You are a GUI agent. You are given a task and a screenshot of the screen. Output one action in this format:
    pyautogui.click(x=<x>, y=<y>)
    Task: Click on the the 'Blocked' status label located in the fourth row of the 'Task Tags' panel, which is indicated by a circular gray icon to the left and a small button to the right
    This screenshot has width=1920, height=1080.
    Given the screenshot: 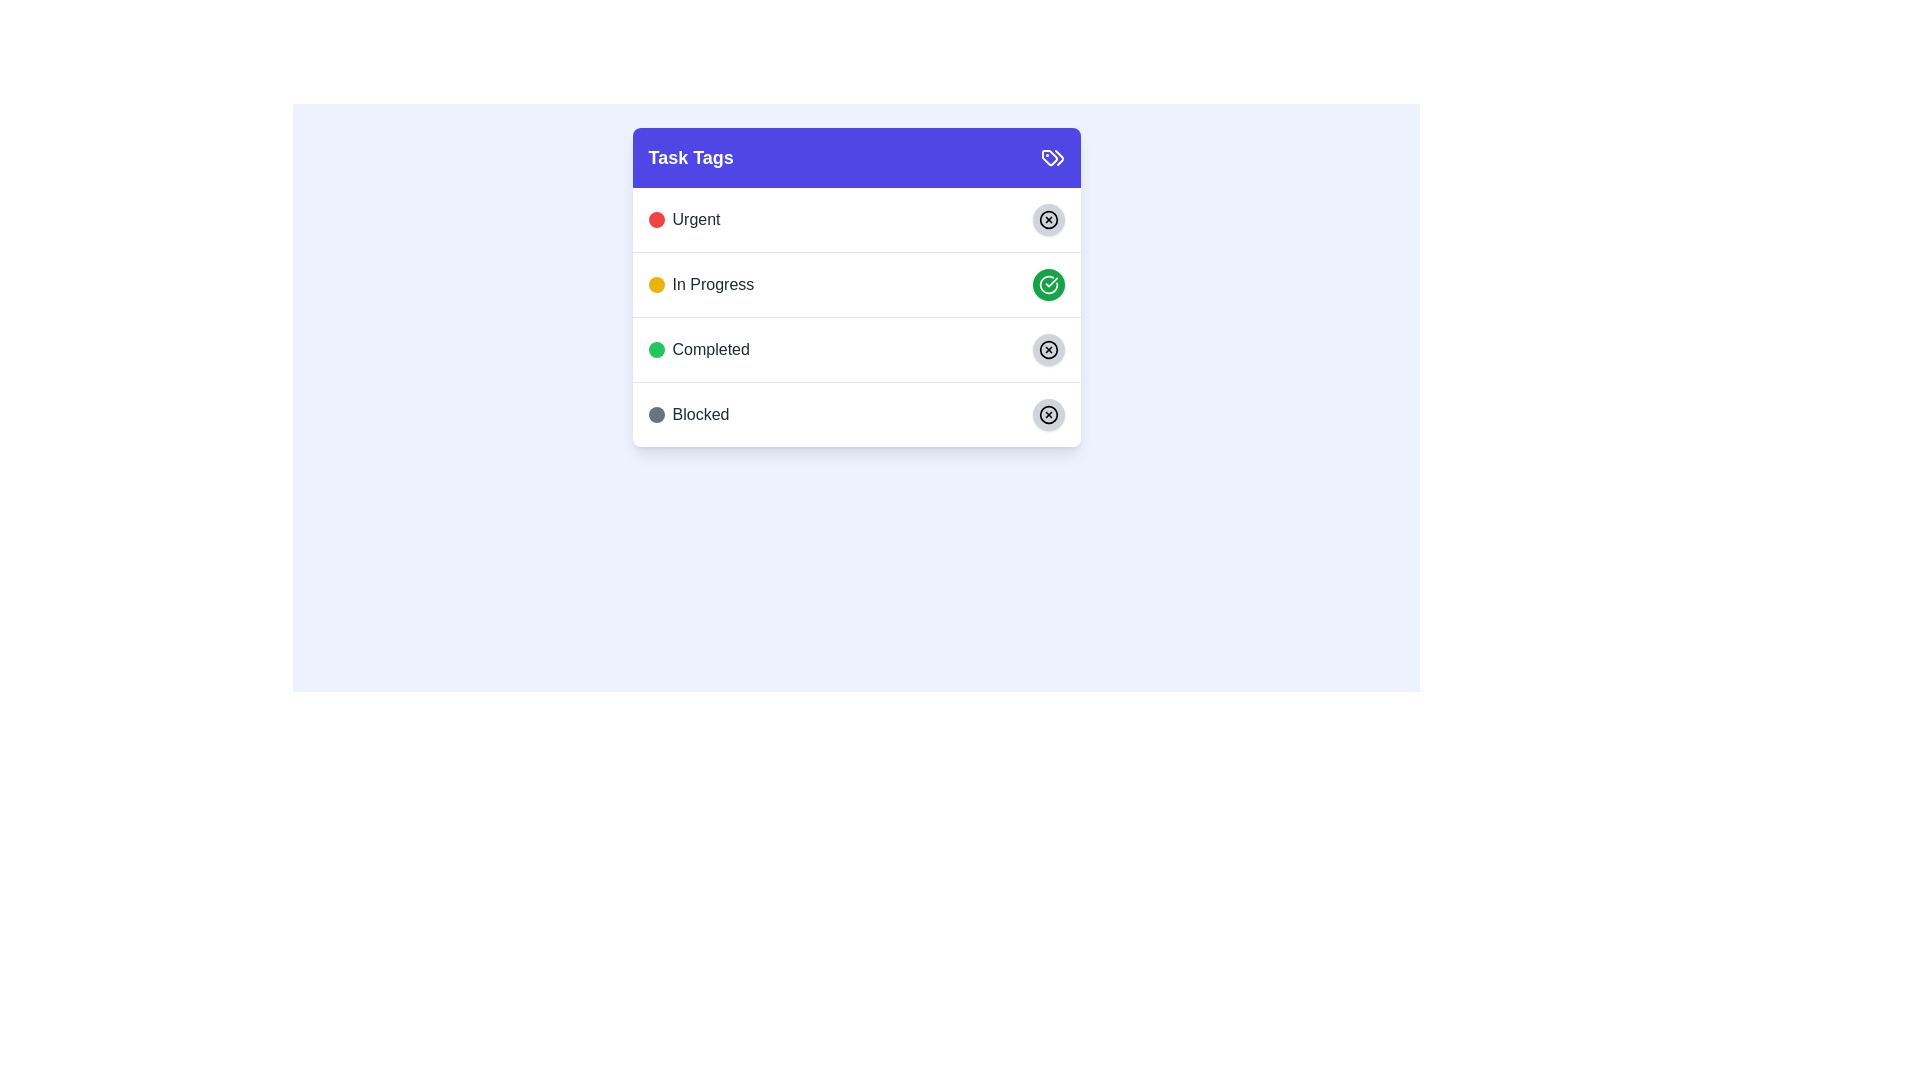 What is the action you would take?
    pyautogui.click(x=700, y=414)
    